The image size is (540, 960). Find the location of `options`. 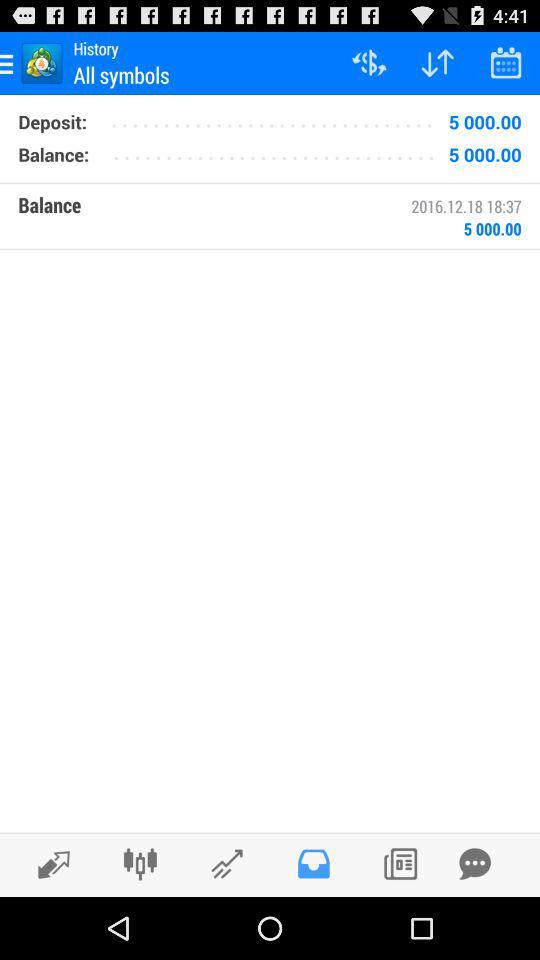

options is located at coordinates (139, 863).